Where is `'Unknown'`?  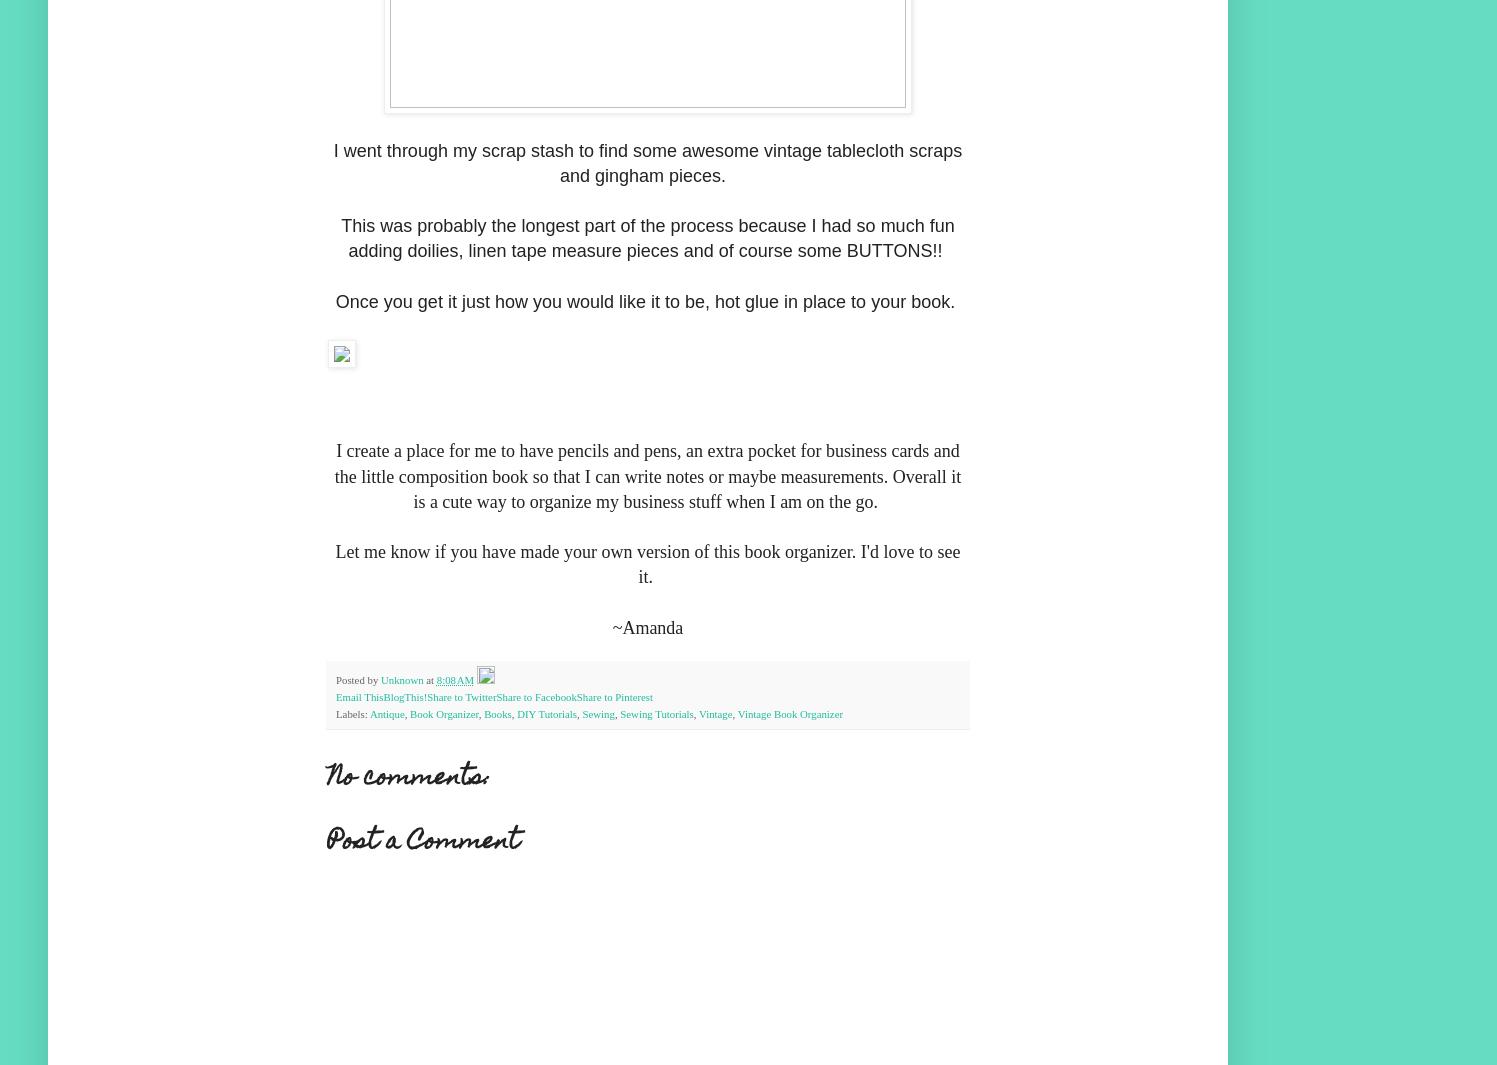 'Unknown' is located at coordinates (400, 679).